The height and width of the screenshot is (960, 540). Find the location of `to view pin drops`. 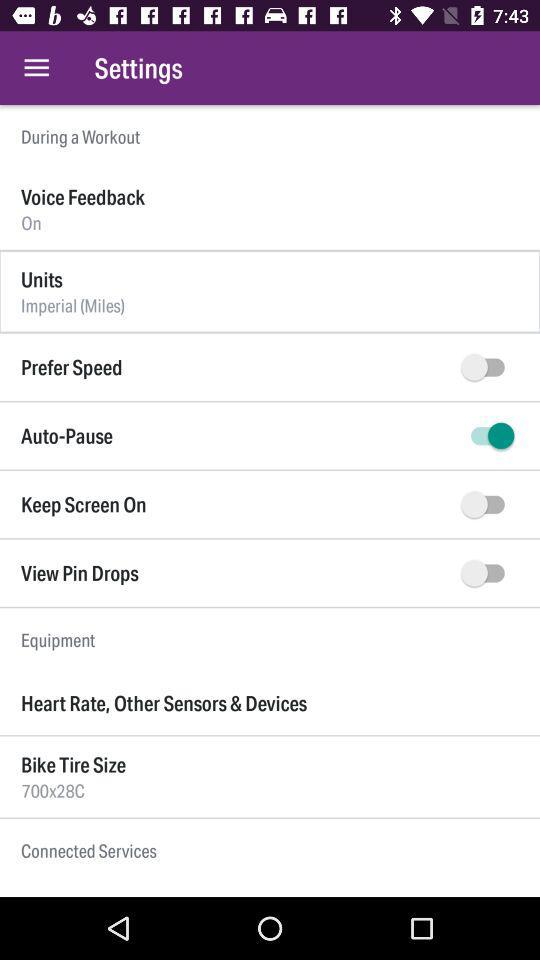

to view pin drops is located at coordinates (486, 573).